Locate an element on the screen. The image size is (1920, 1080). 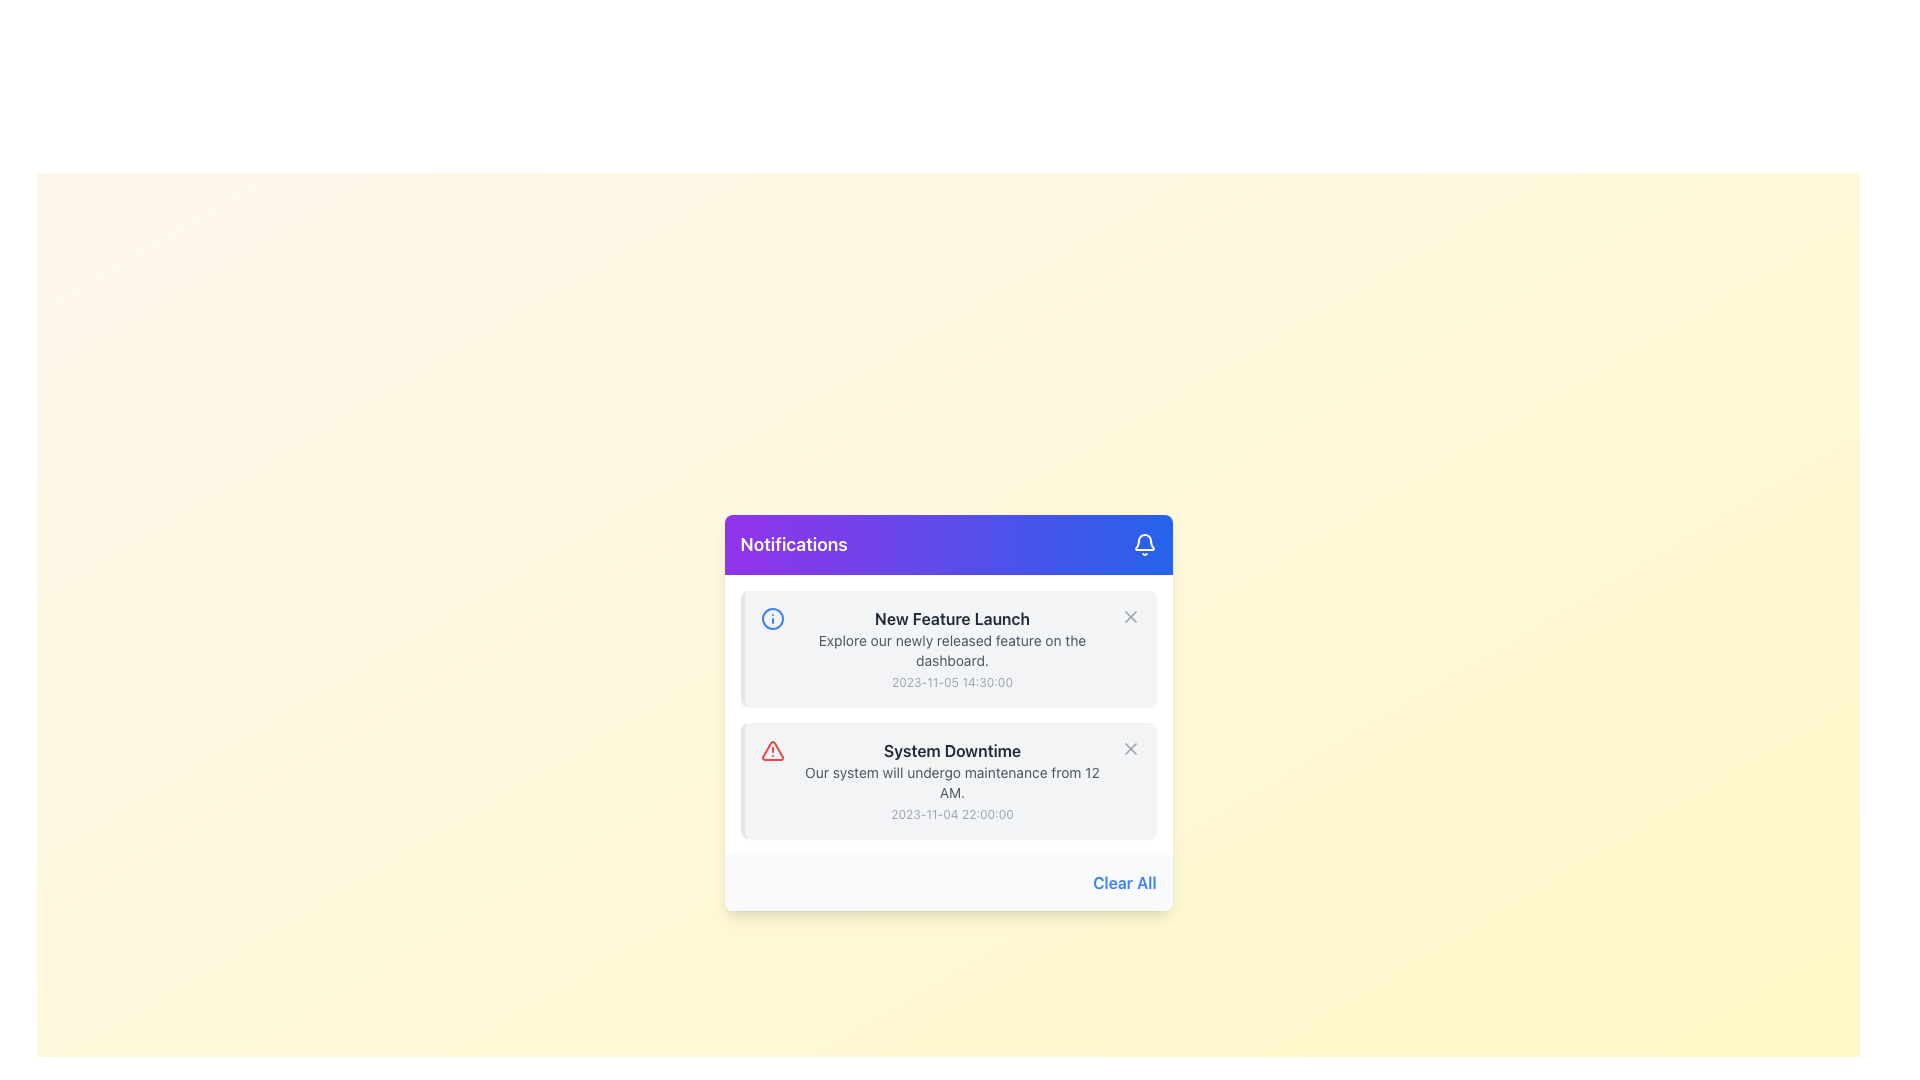
the bell icon located at the far right end of the header bar is located at coordinates (1144, 544).